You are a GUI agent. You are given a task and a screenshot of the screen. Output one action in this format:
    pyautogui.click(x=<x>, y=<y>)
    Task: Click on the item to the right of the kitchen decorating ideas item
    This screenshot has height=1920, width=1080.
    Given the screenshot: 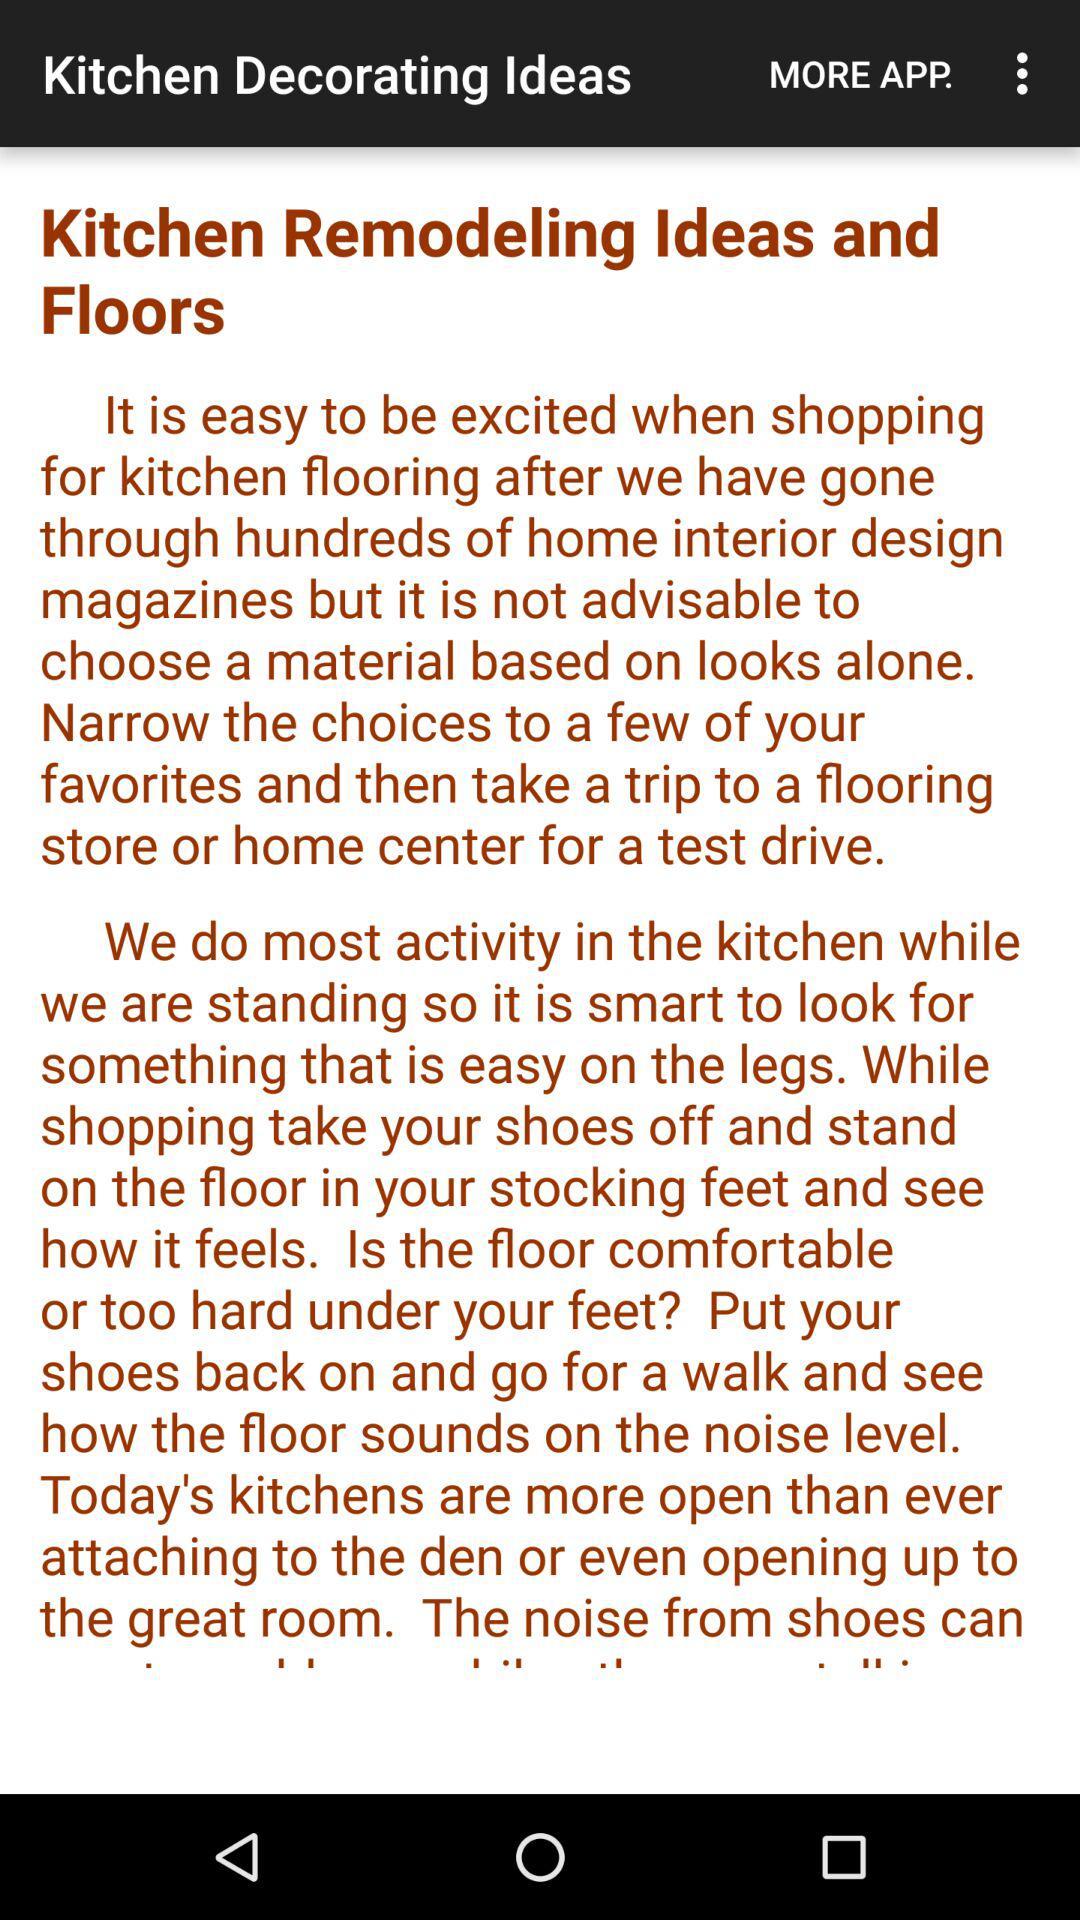 What is the action you would take?
    pyautogui.click(x=860, y=73)
    